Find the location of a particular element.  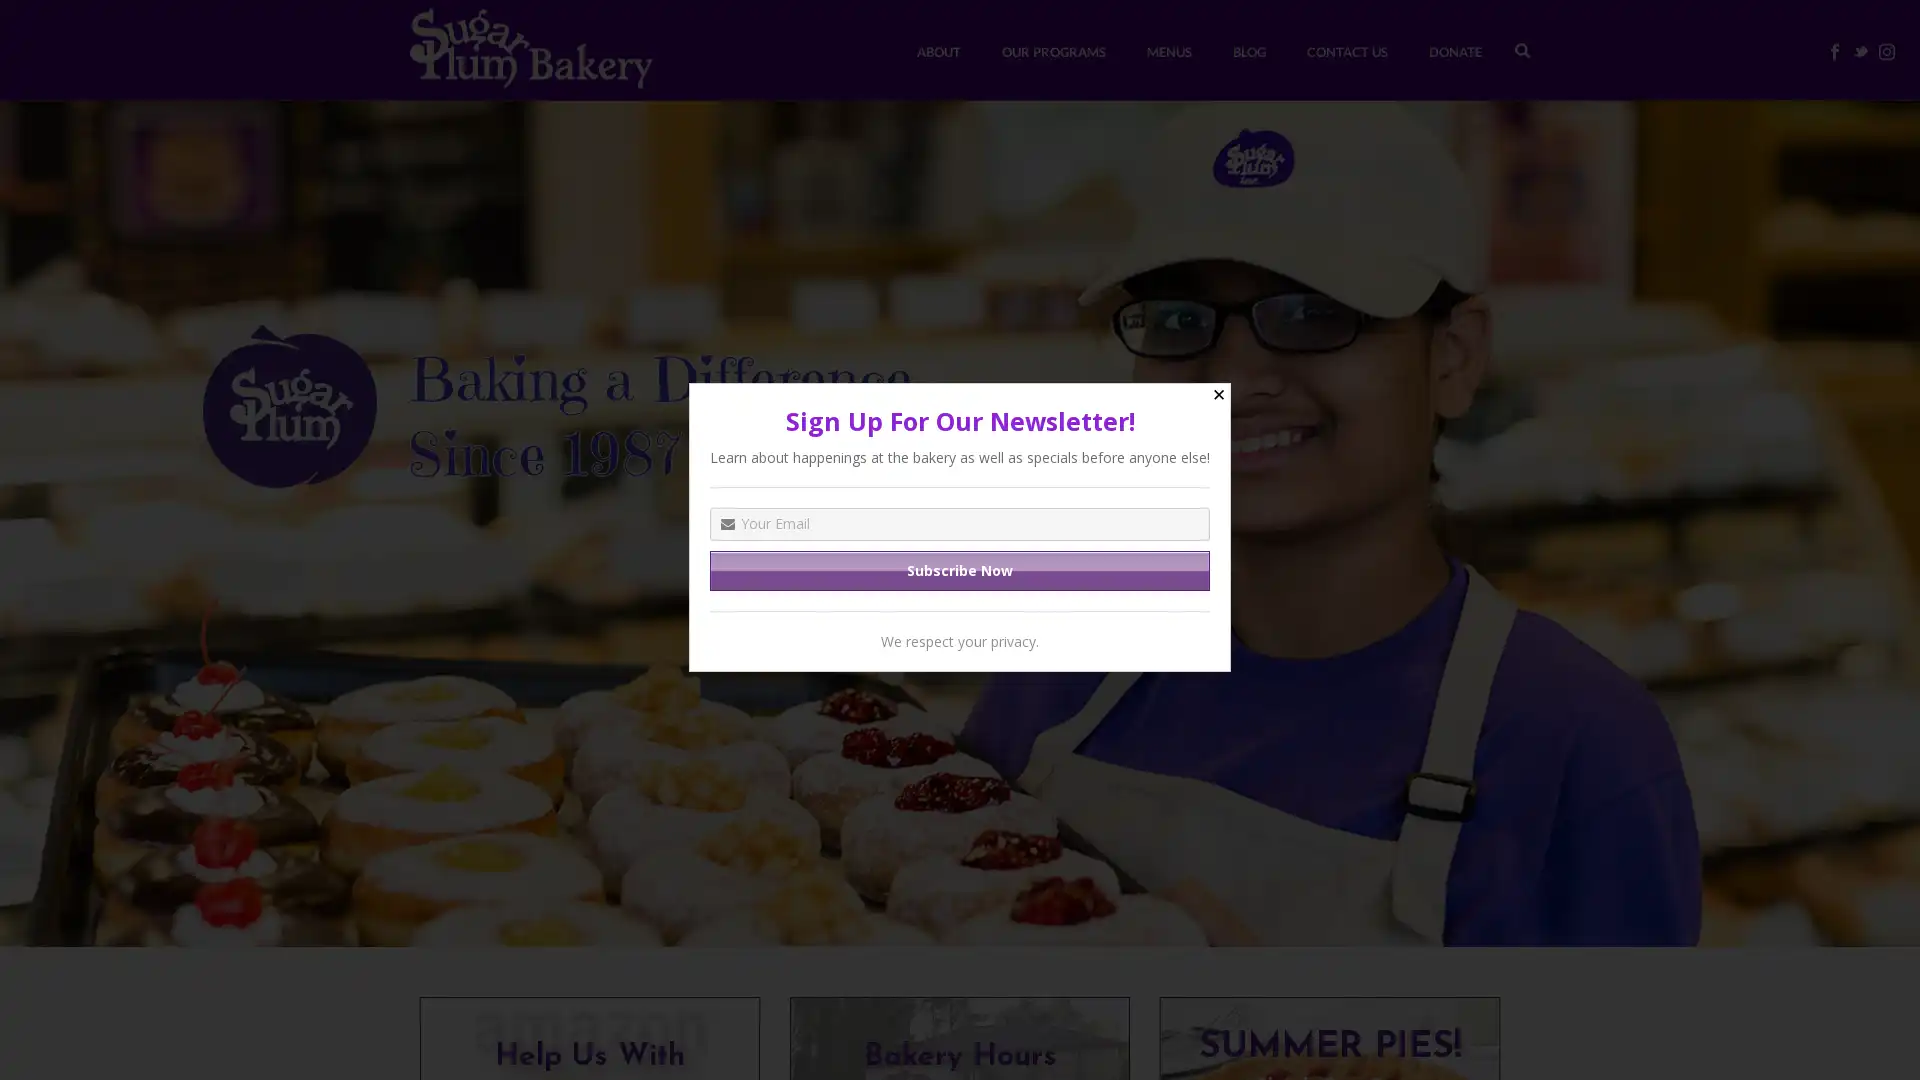

Close is located at coordinates (1217, 395).